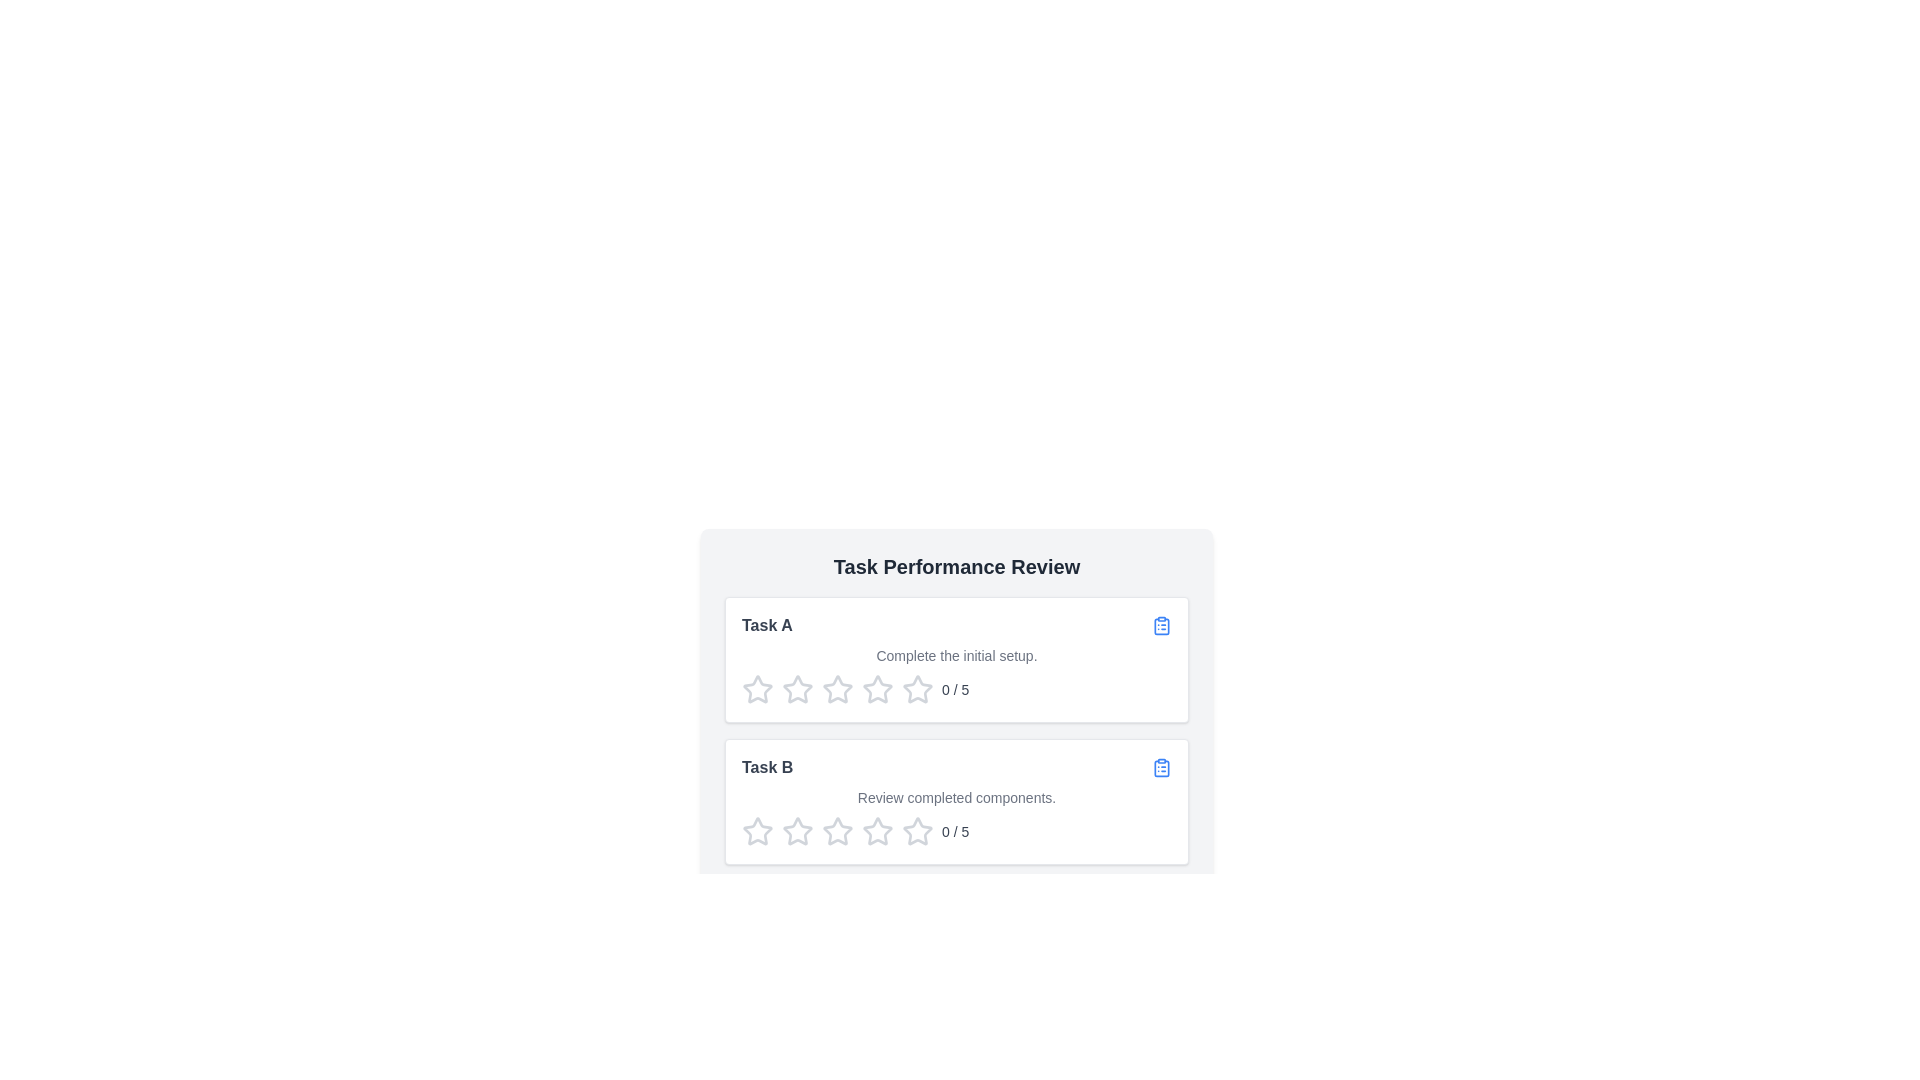 This screenshot has width=1920, height=1080. What do you see at coordinates (955, 801) in the screenshot?
I see `the star rating indicator for 'Task B' to rate the task` at bounding box center [955, 801].